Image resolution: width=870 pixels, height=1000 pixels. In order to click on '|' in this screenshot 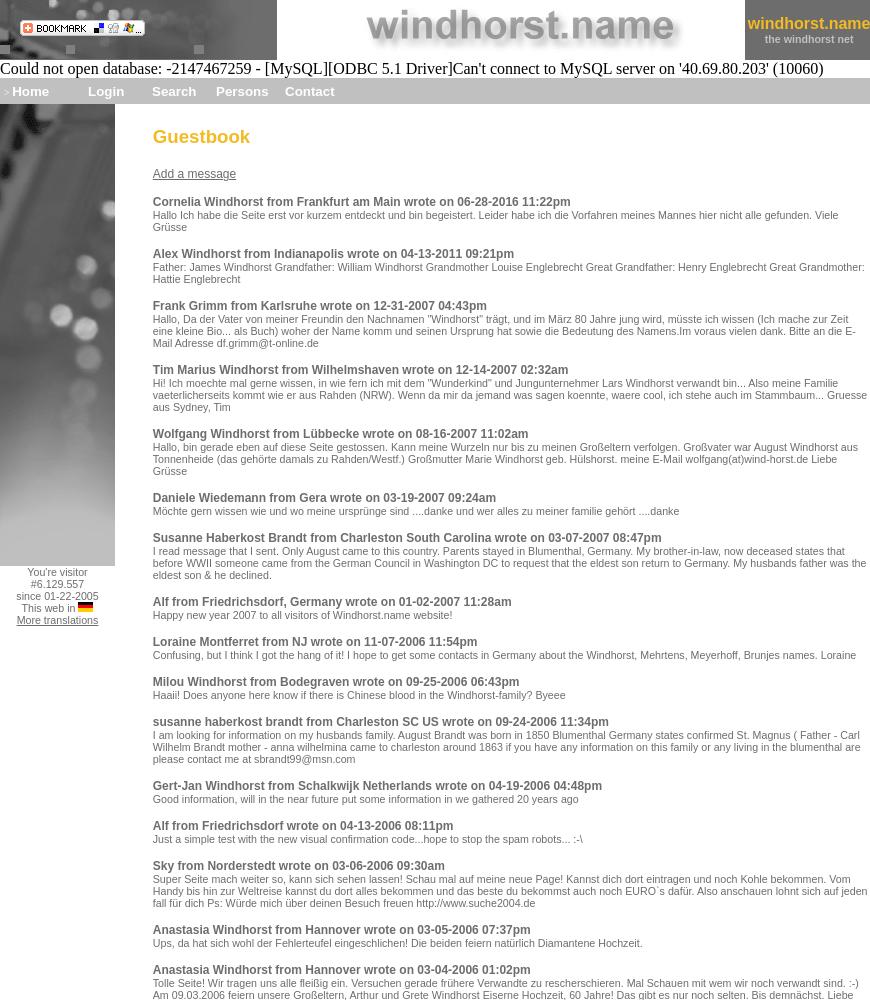, I will do `click(746, 30)`.